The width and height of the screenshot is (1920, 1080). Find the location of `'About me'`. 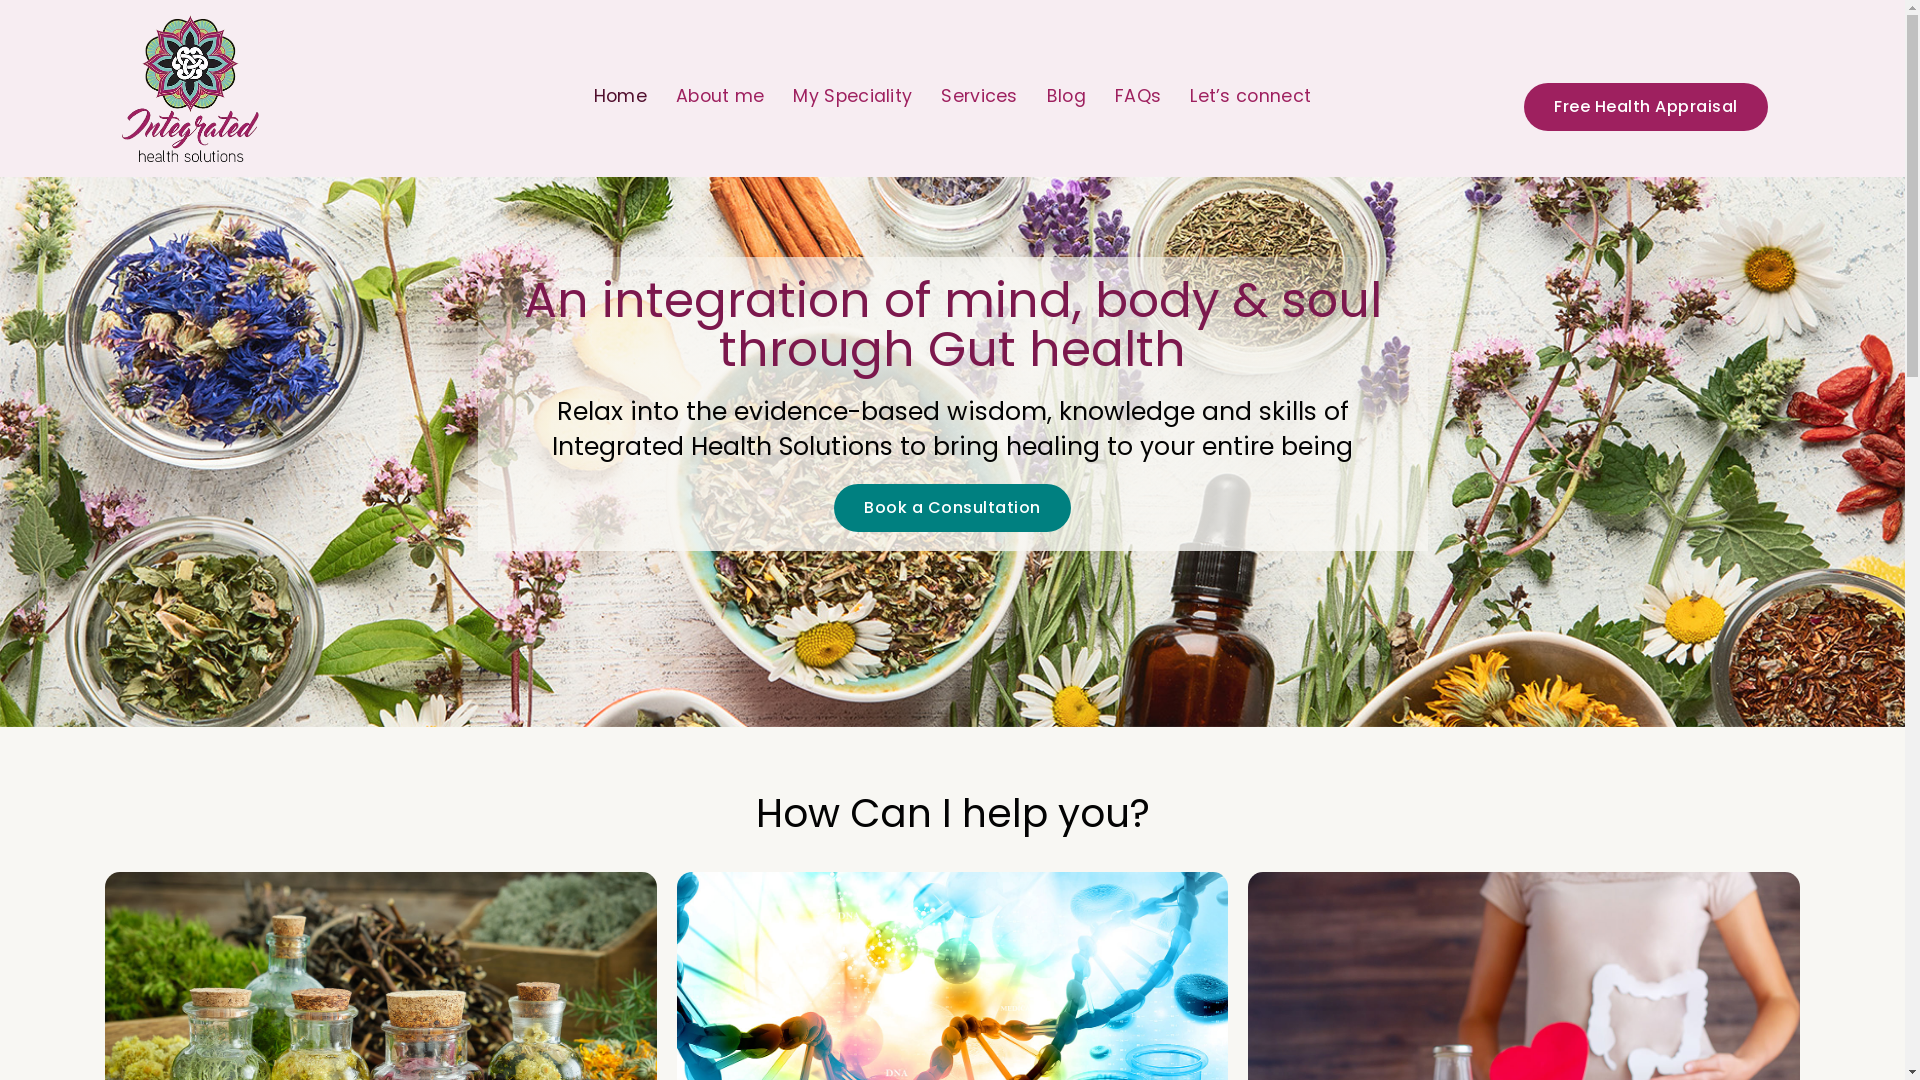

'About me' is located at coordinates (720, 96).